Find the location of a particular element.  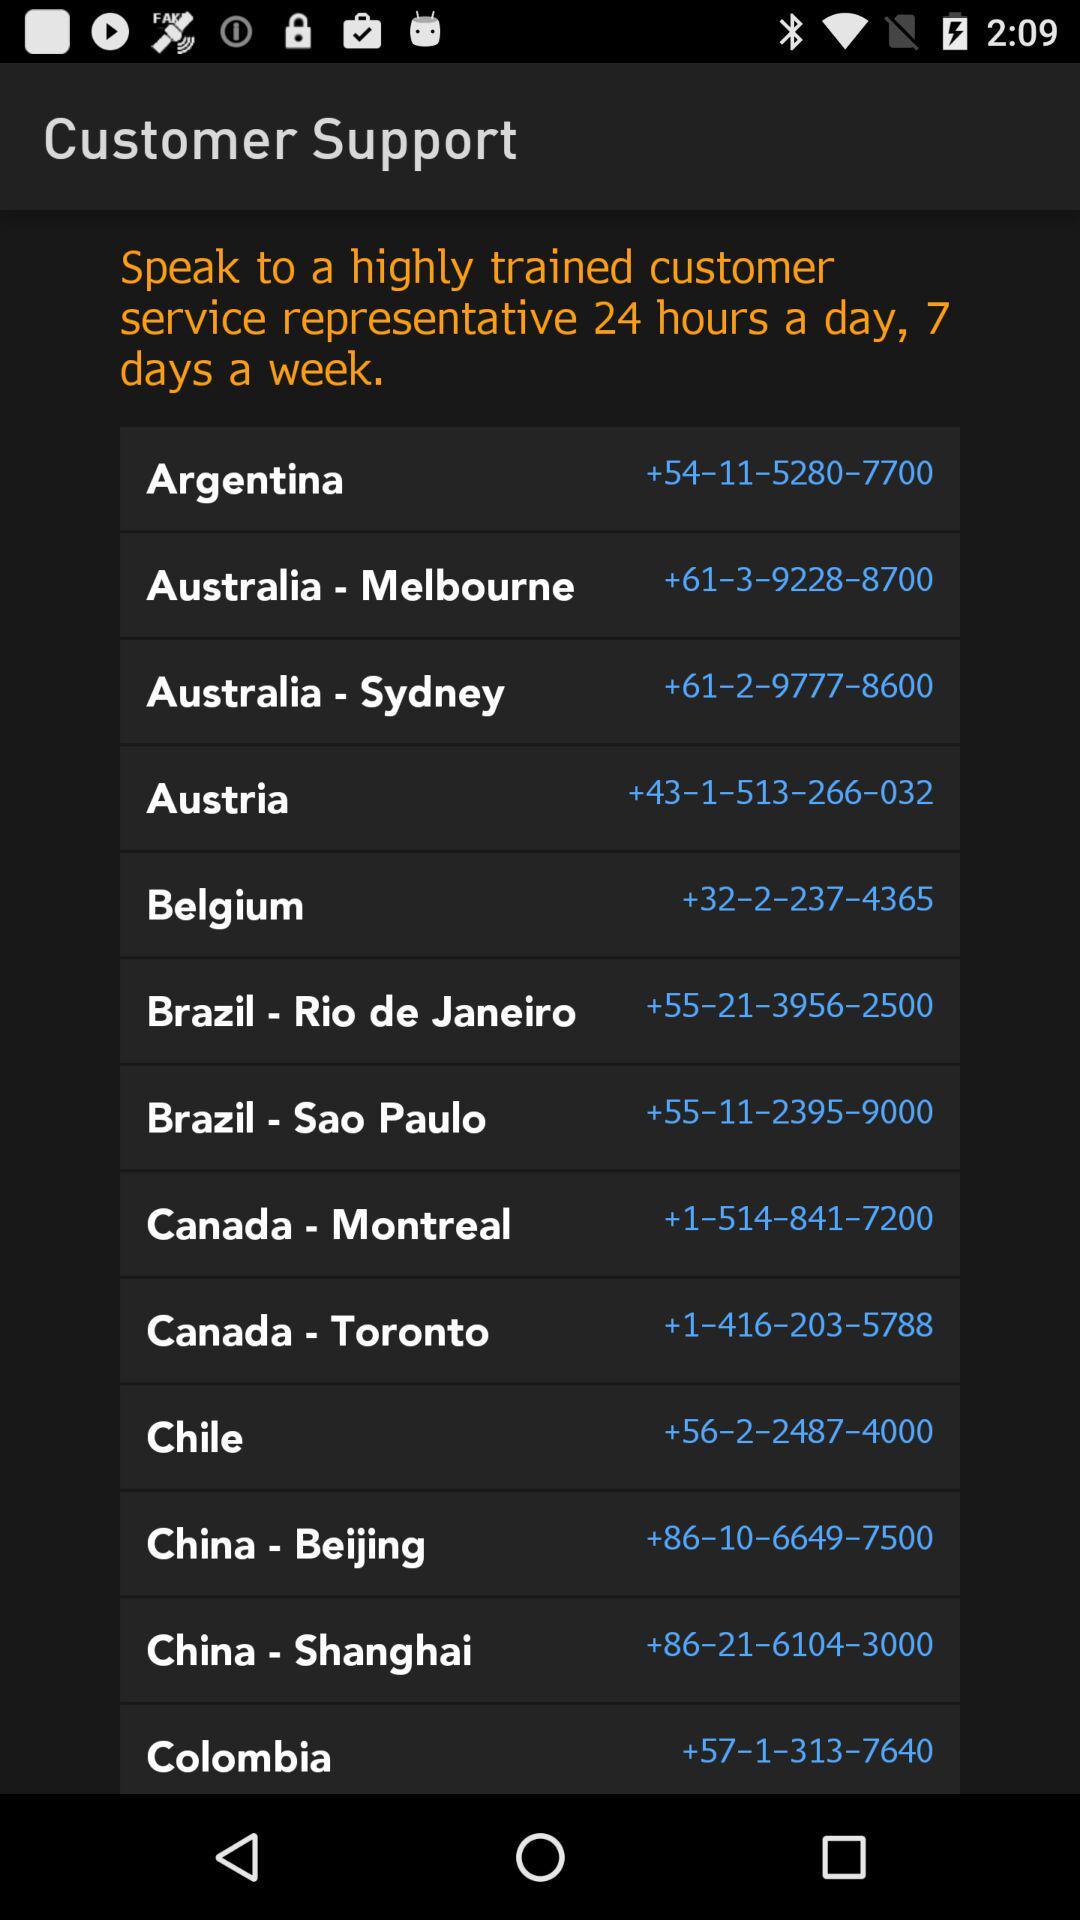

the item above the 43 1 513 is located at coordinates (797, 685).